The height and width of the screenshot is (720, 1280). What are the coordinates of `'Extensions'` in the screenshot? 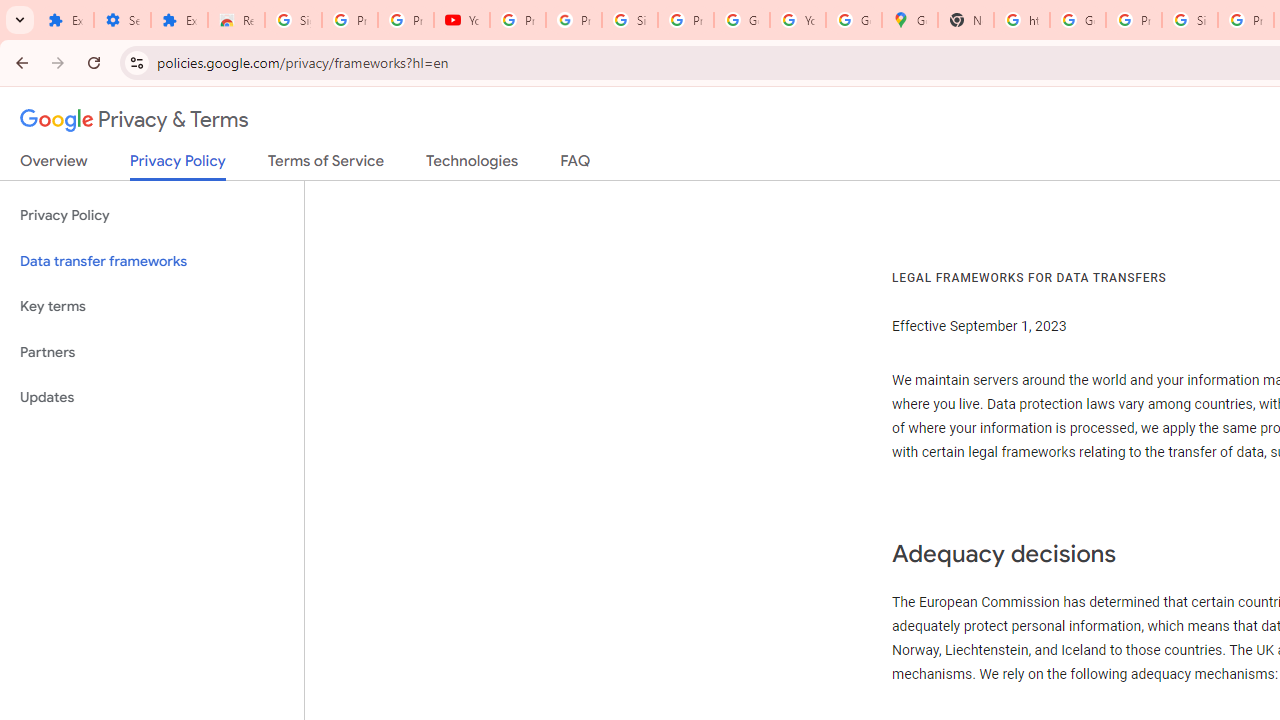 It's located at (179, 20).